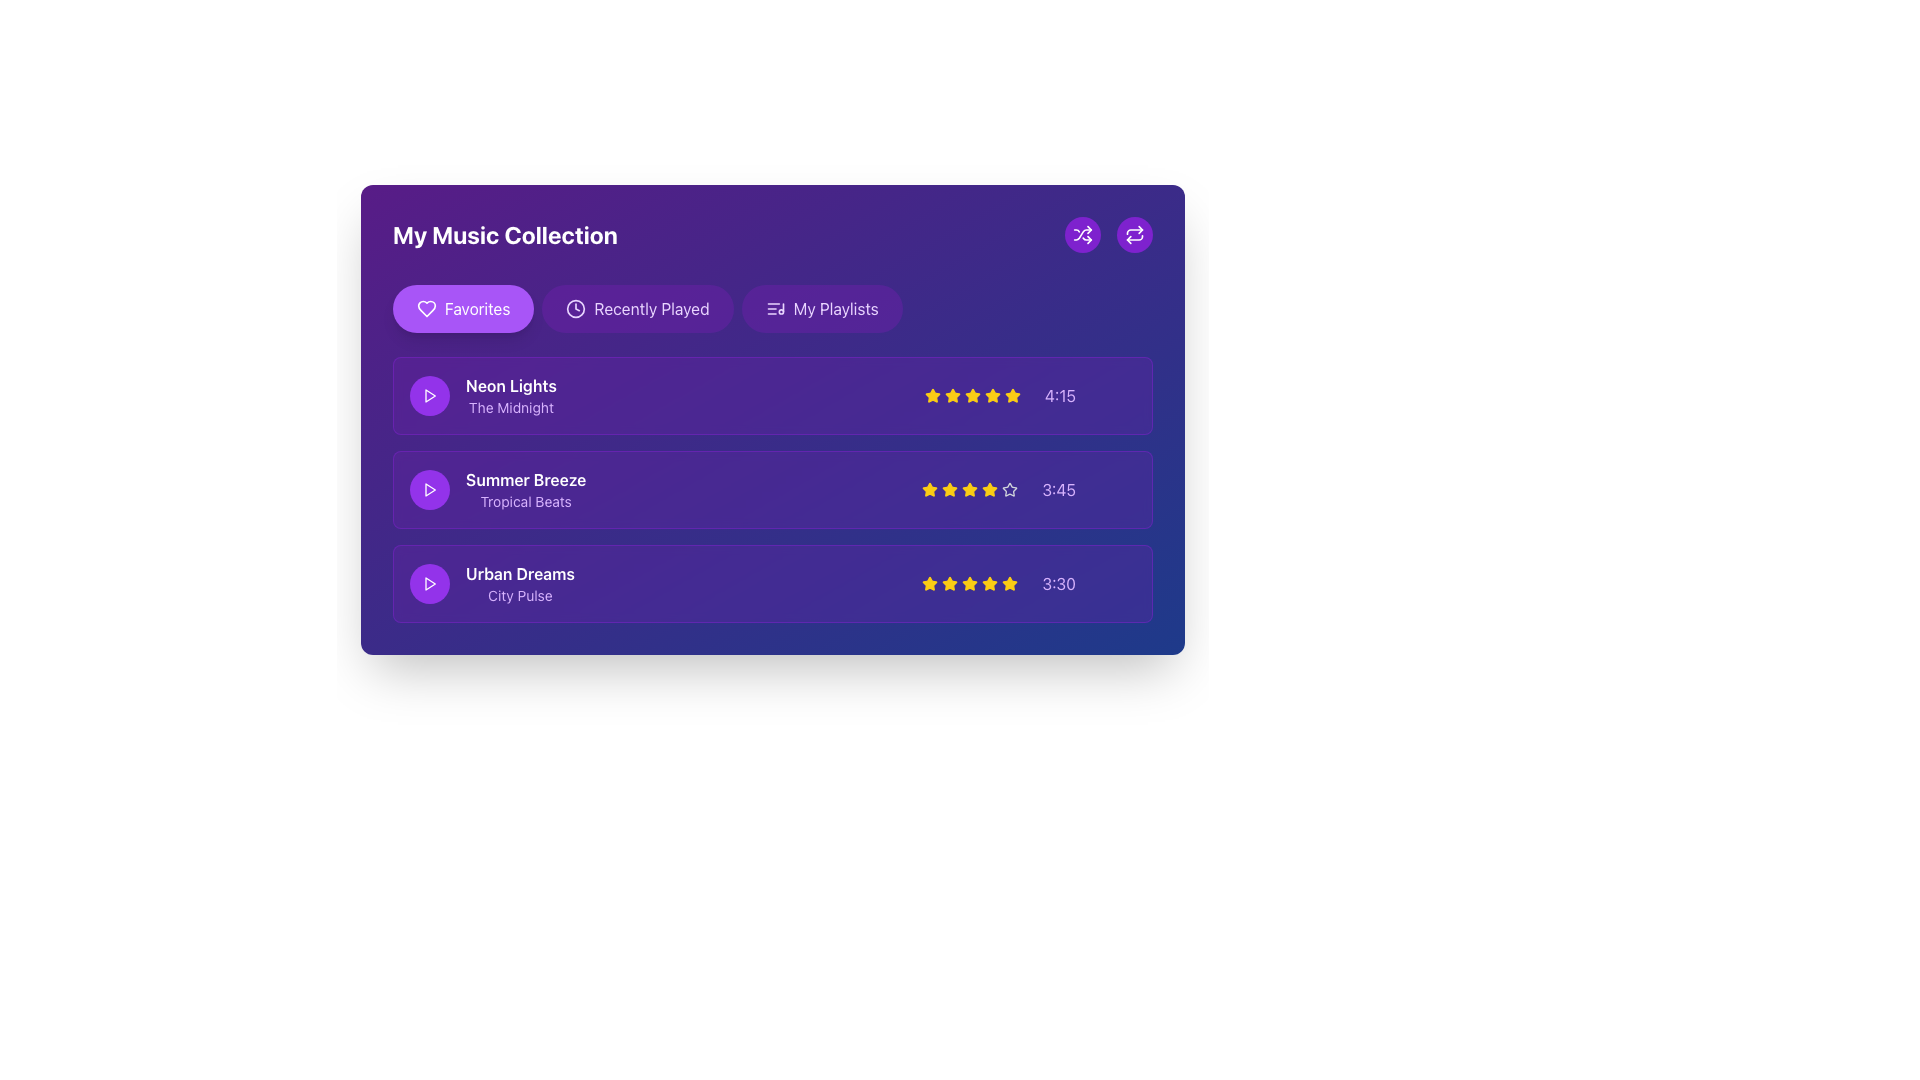  What do you see at coordinates (949, 489) in the screenshot?
I see `the third star-shaped icon with a yellow fill in the rating row of the 'Summer Breeze' playlist item to indicate a rating` at bounding box center [949, 489].